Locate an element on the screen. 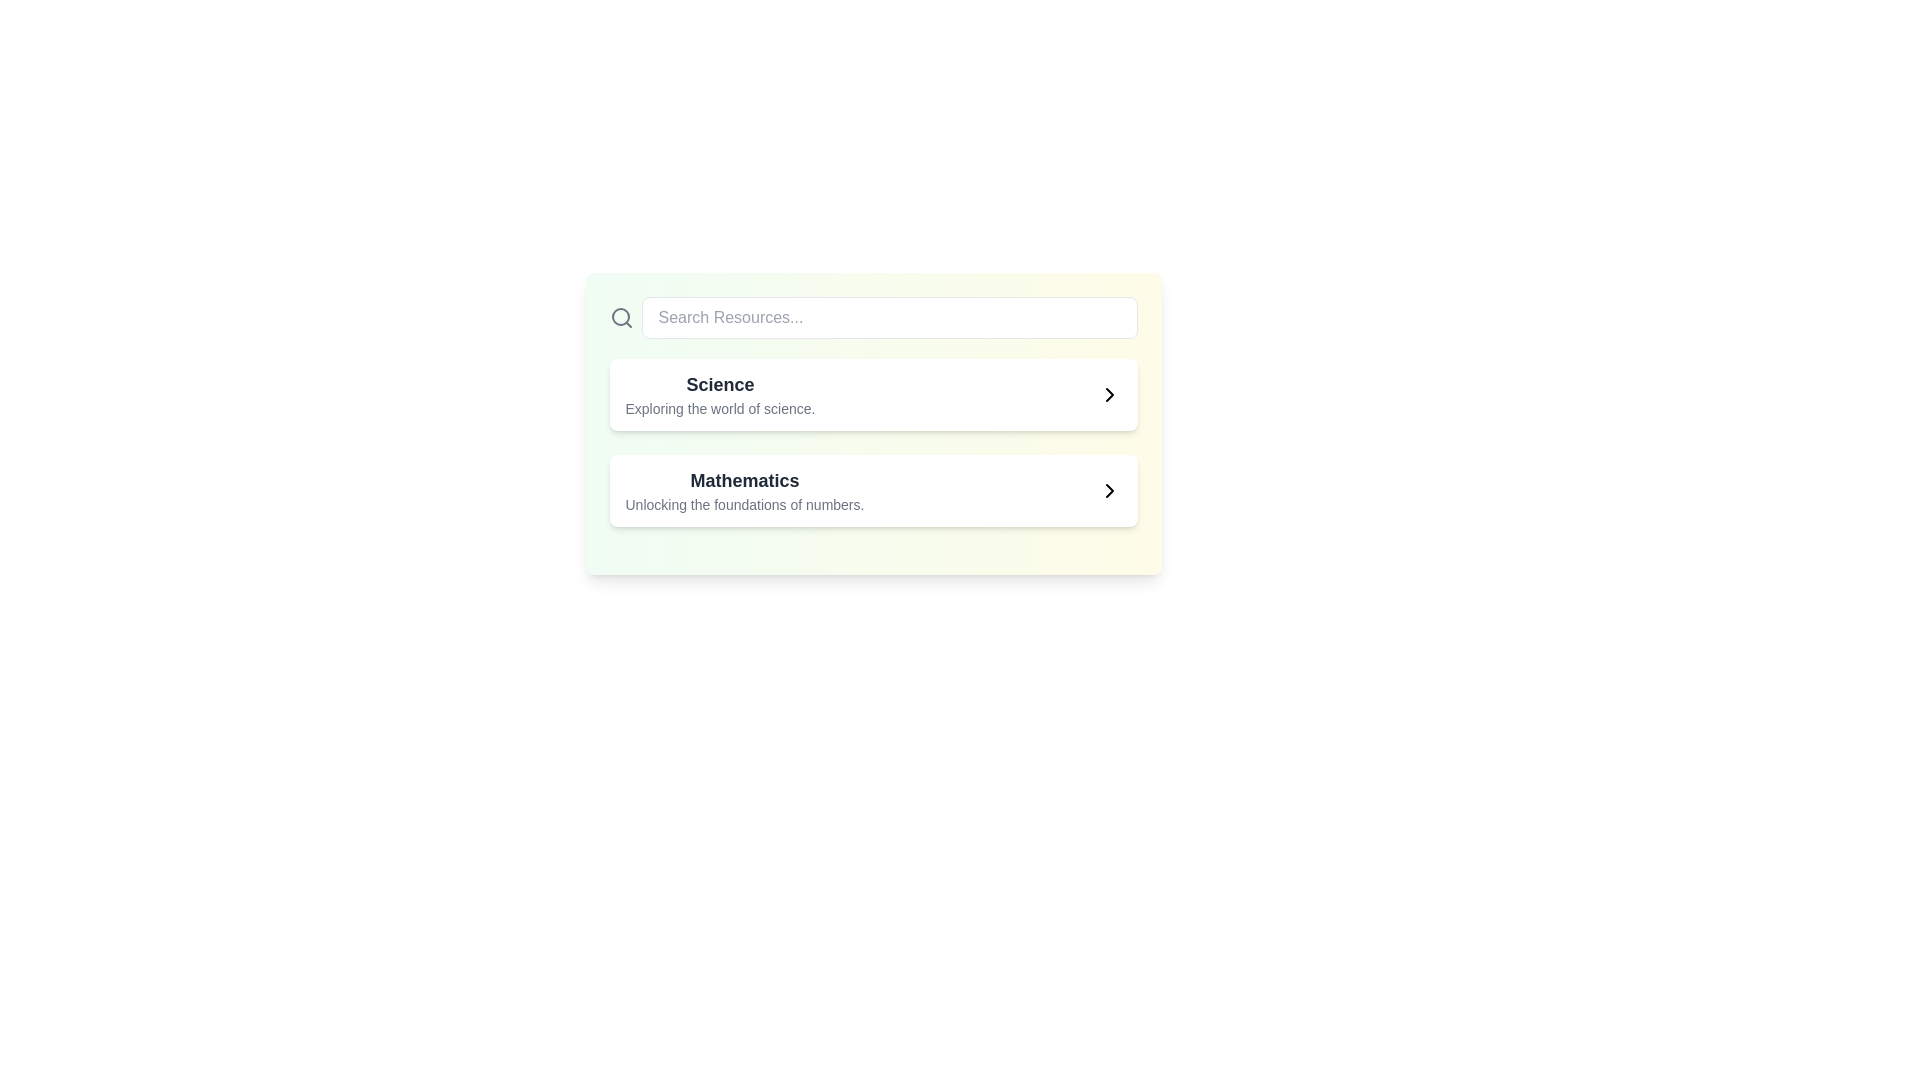 This screenshot has width=1920, height=1080. text information from the 'Mathematics' text block, which features bold dark gray text and a smaller lighter gray subtitle, positioned in the center-right of the interface below the 'Science' card is located at coordinates (743, 490).